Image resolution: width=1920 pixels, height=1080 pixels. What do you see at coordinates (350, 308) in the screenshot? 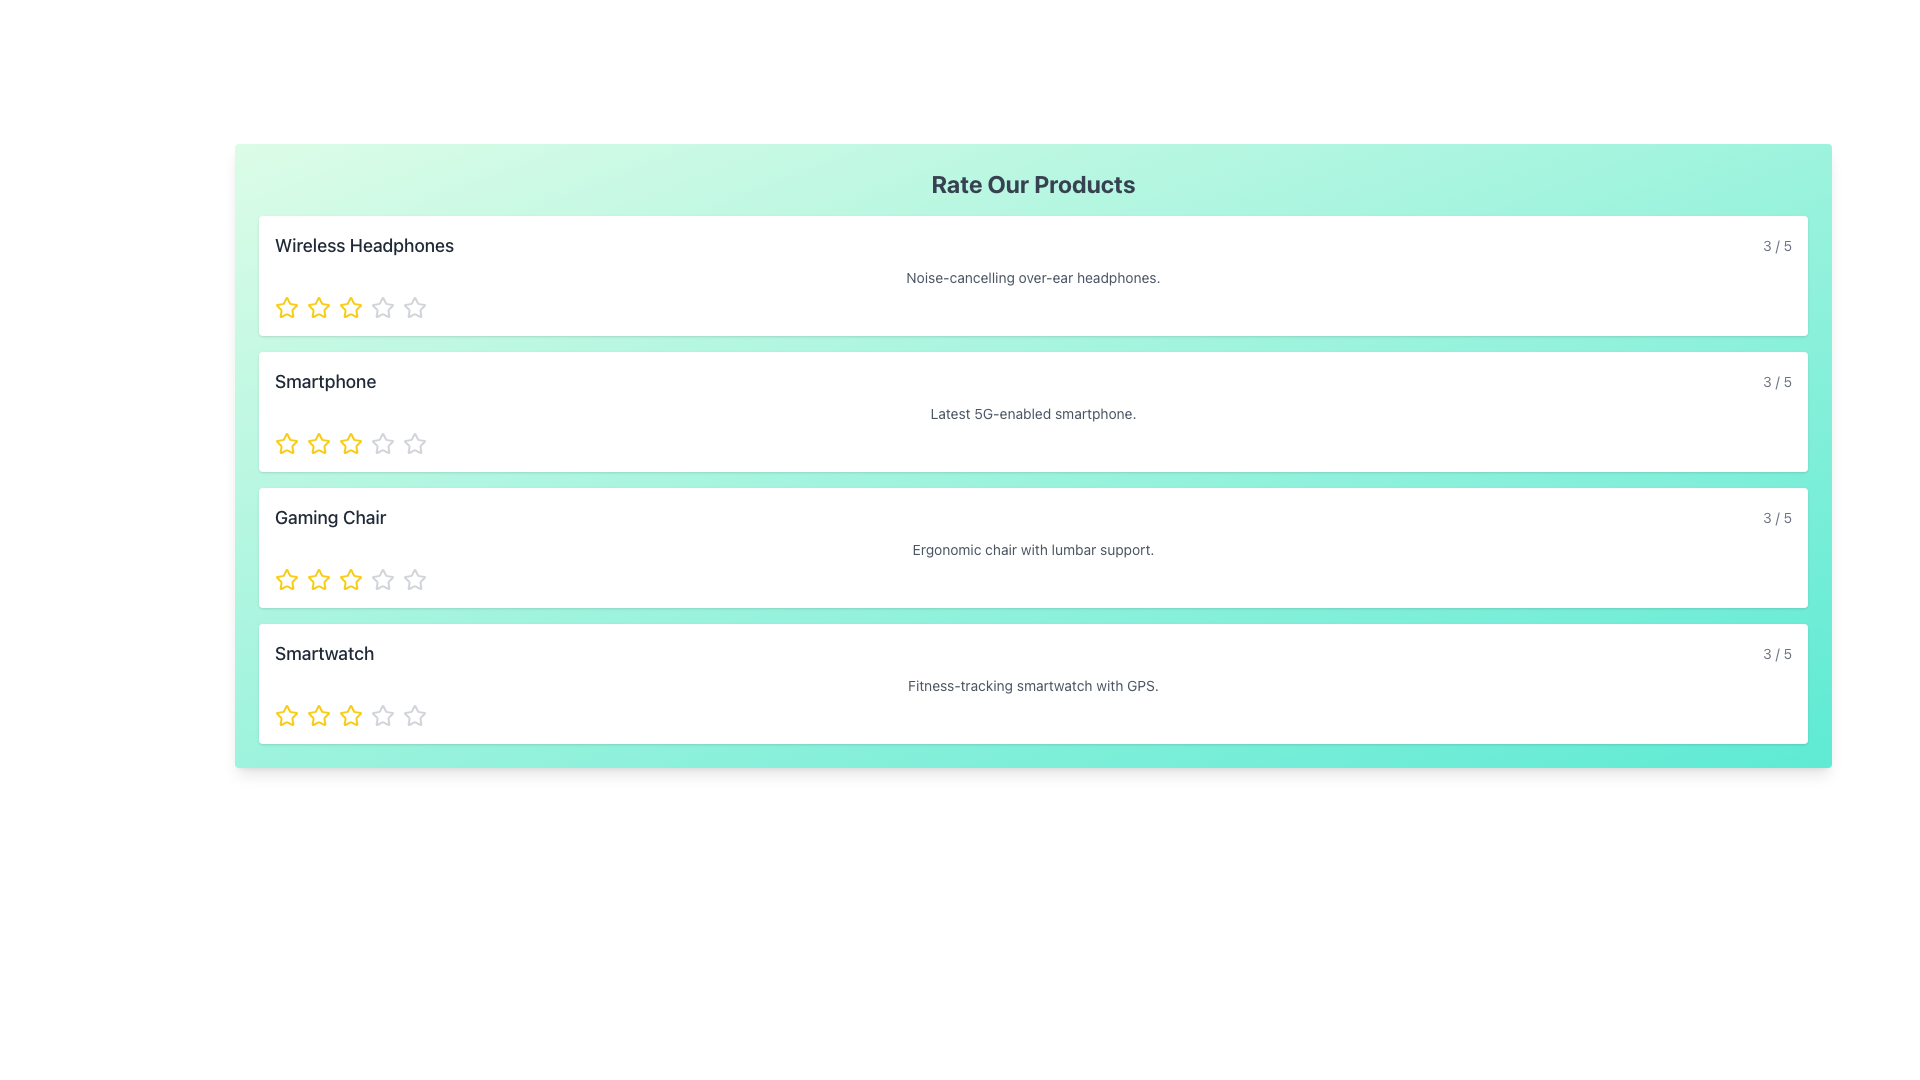
I see `the third star in the rating system under the 'Wireless Headphones' section to assign a rating value` at bounding box center [350, 308].